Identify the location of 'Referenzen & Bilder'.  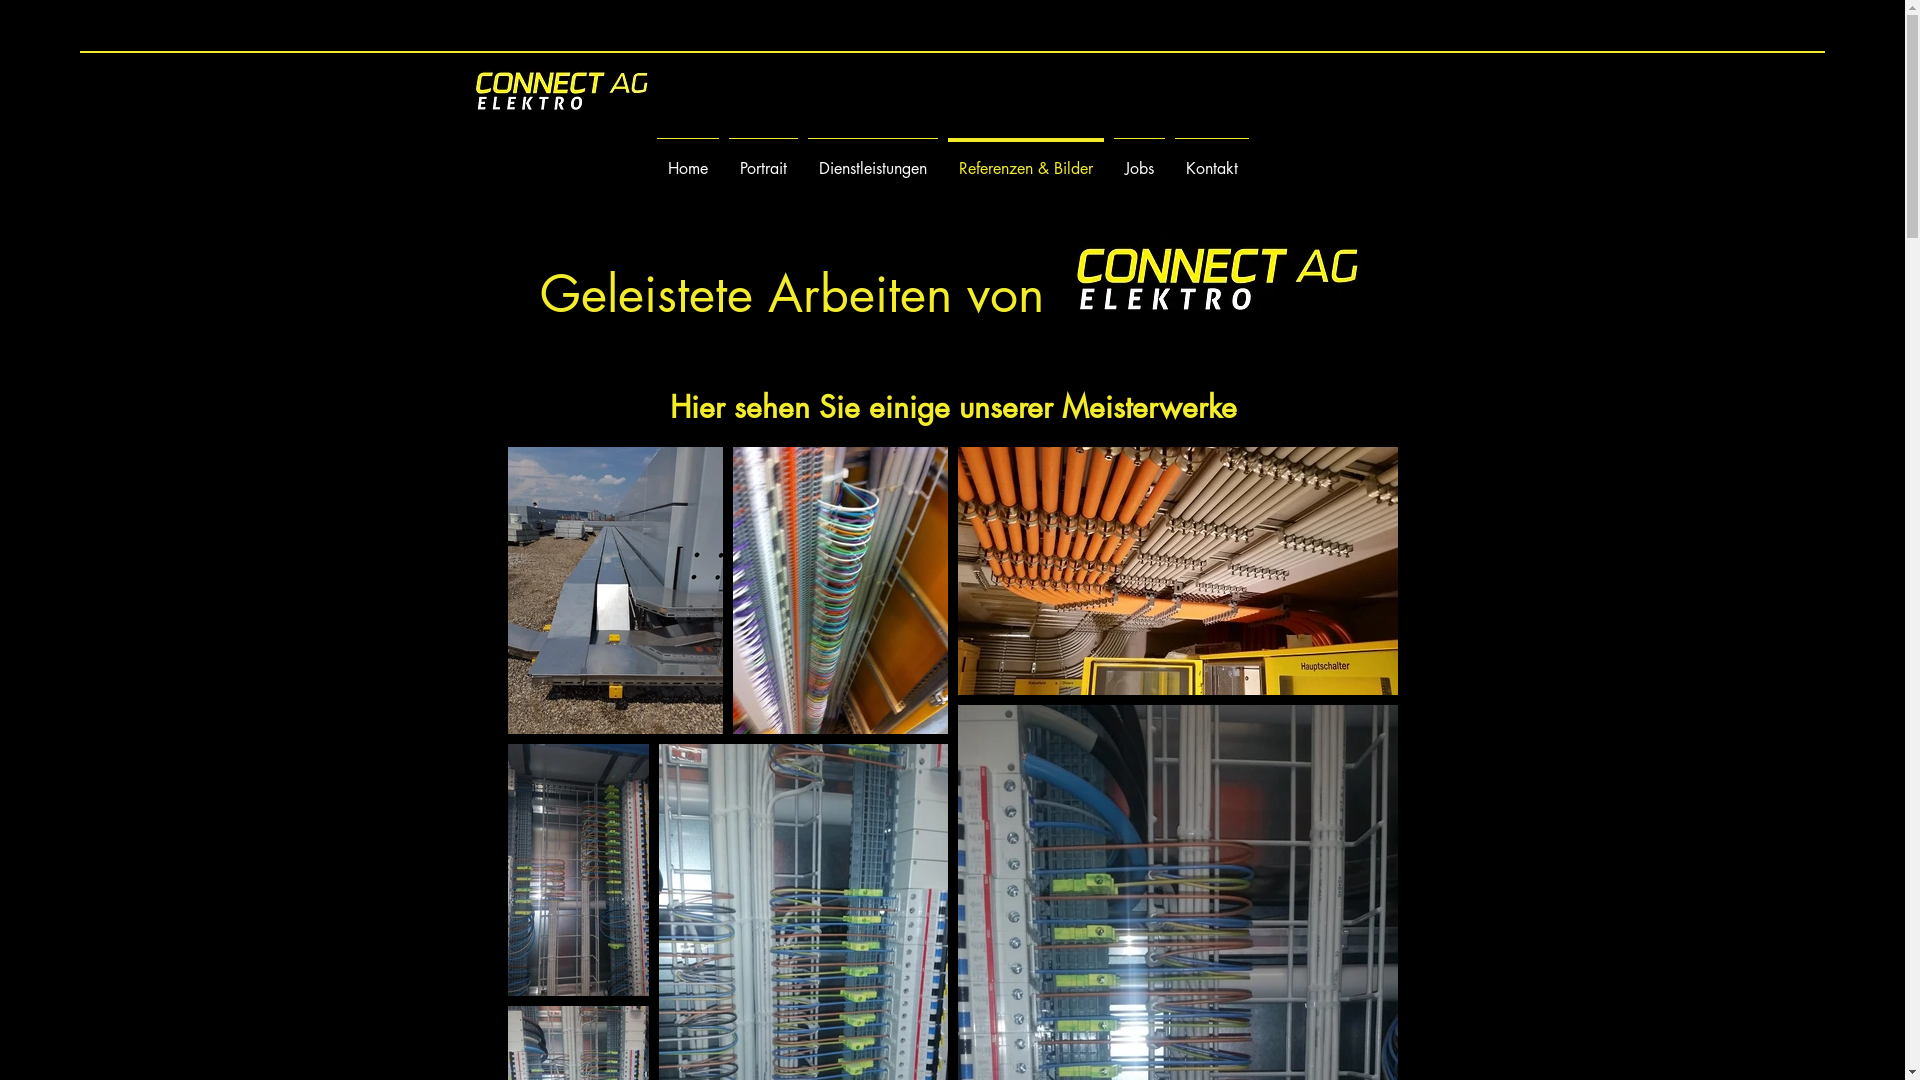
(1025, 158).